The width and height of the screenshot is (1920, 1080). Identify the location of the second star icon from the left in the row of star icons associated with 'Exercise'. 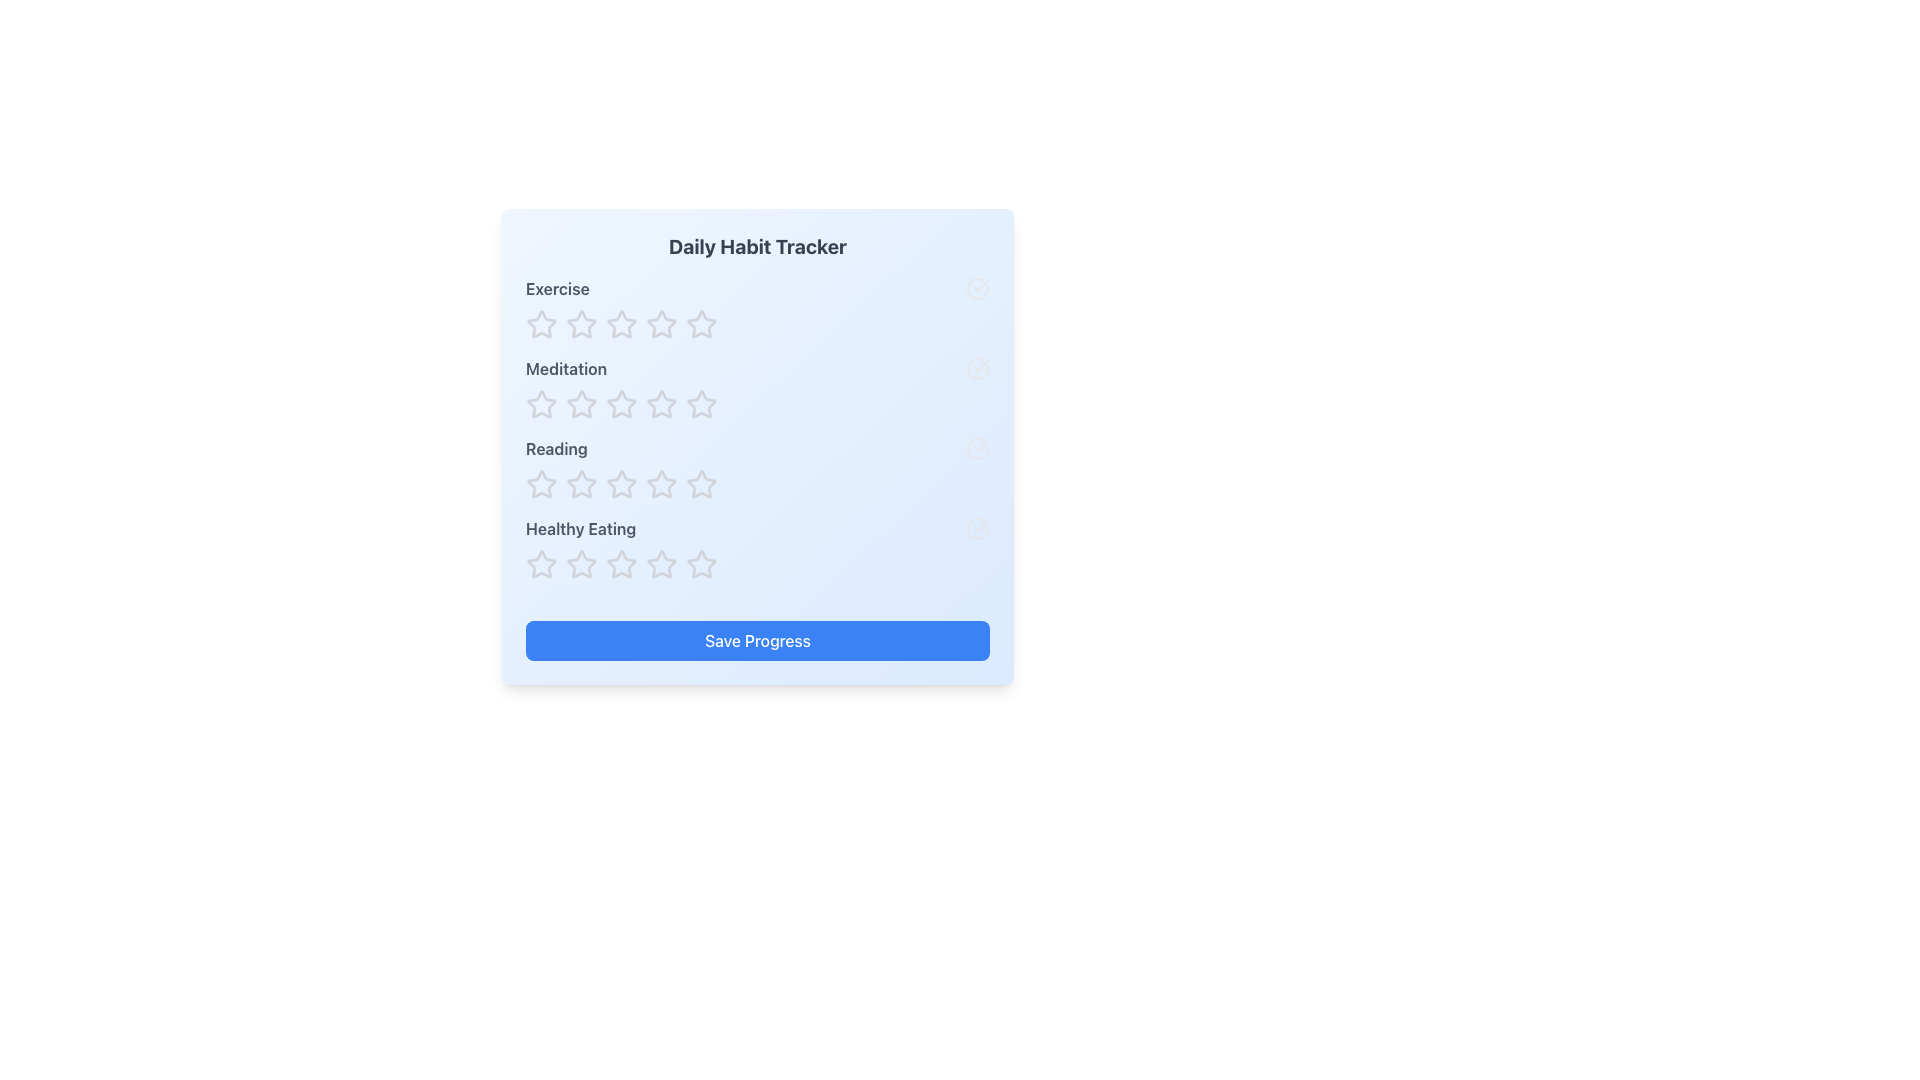
(619, 323).